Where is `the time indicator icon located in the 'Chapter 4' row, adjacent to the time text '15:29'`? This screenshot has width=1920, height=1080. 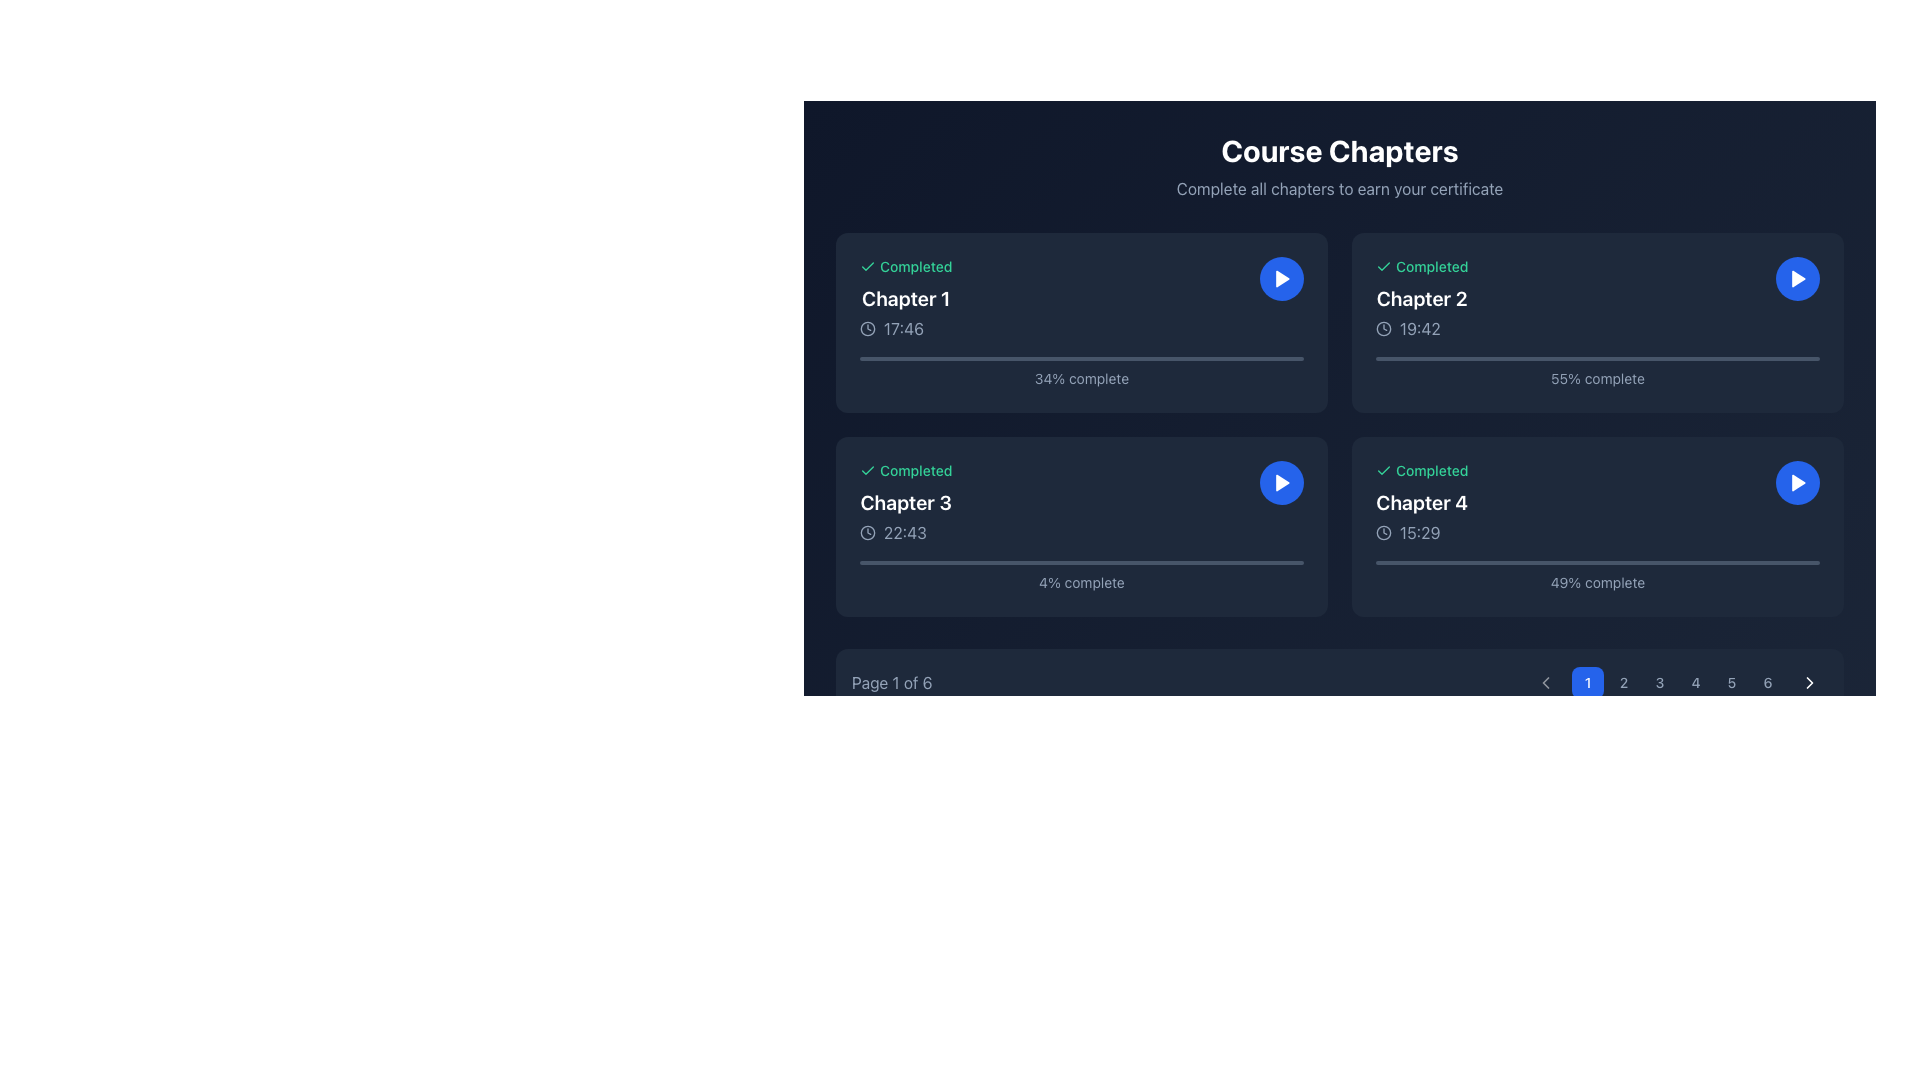
the time indicator icon located in the 'Chapter 4' row, adjacent to the time text '15:29' is located at coordinates (1382, 531).